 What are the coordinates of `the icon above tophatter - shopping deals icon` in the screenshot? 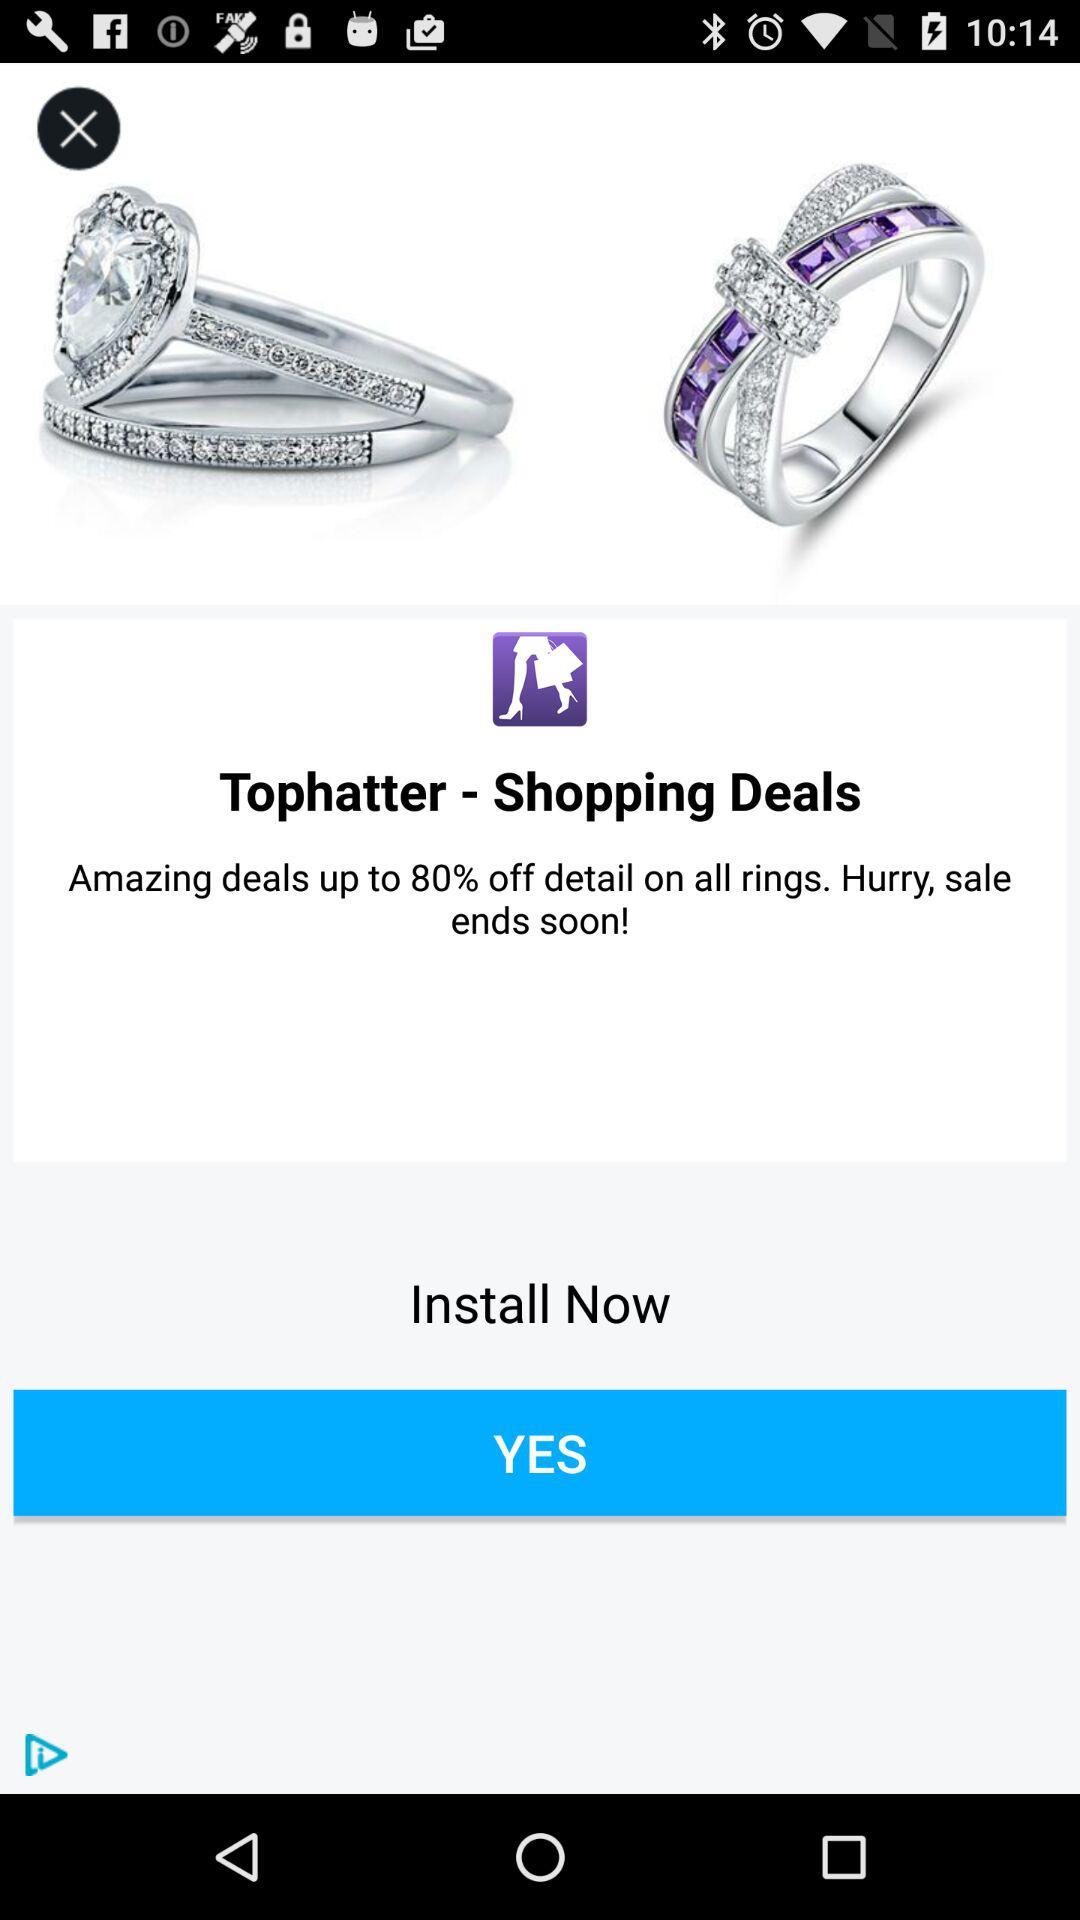 It's located at (540, 680).